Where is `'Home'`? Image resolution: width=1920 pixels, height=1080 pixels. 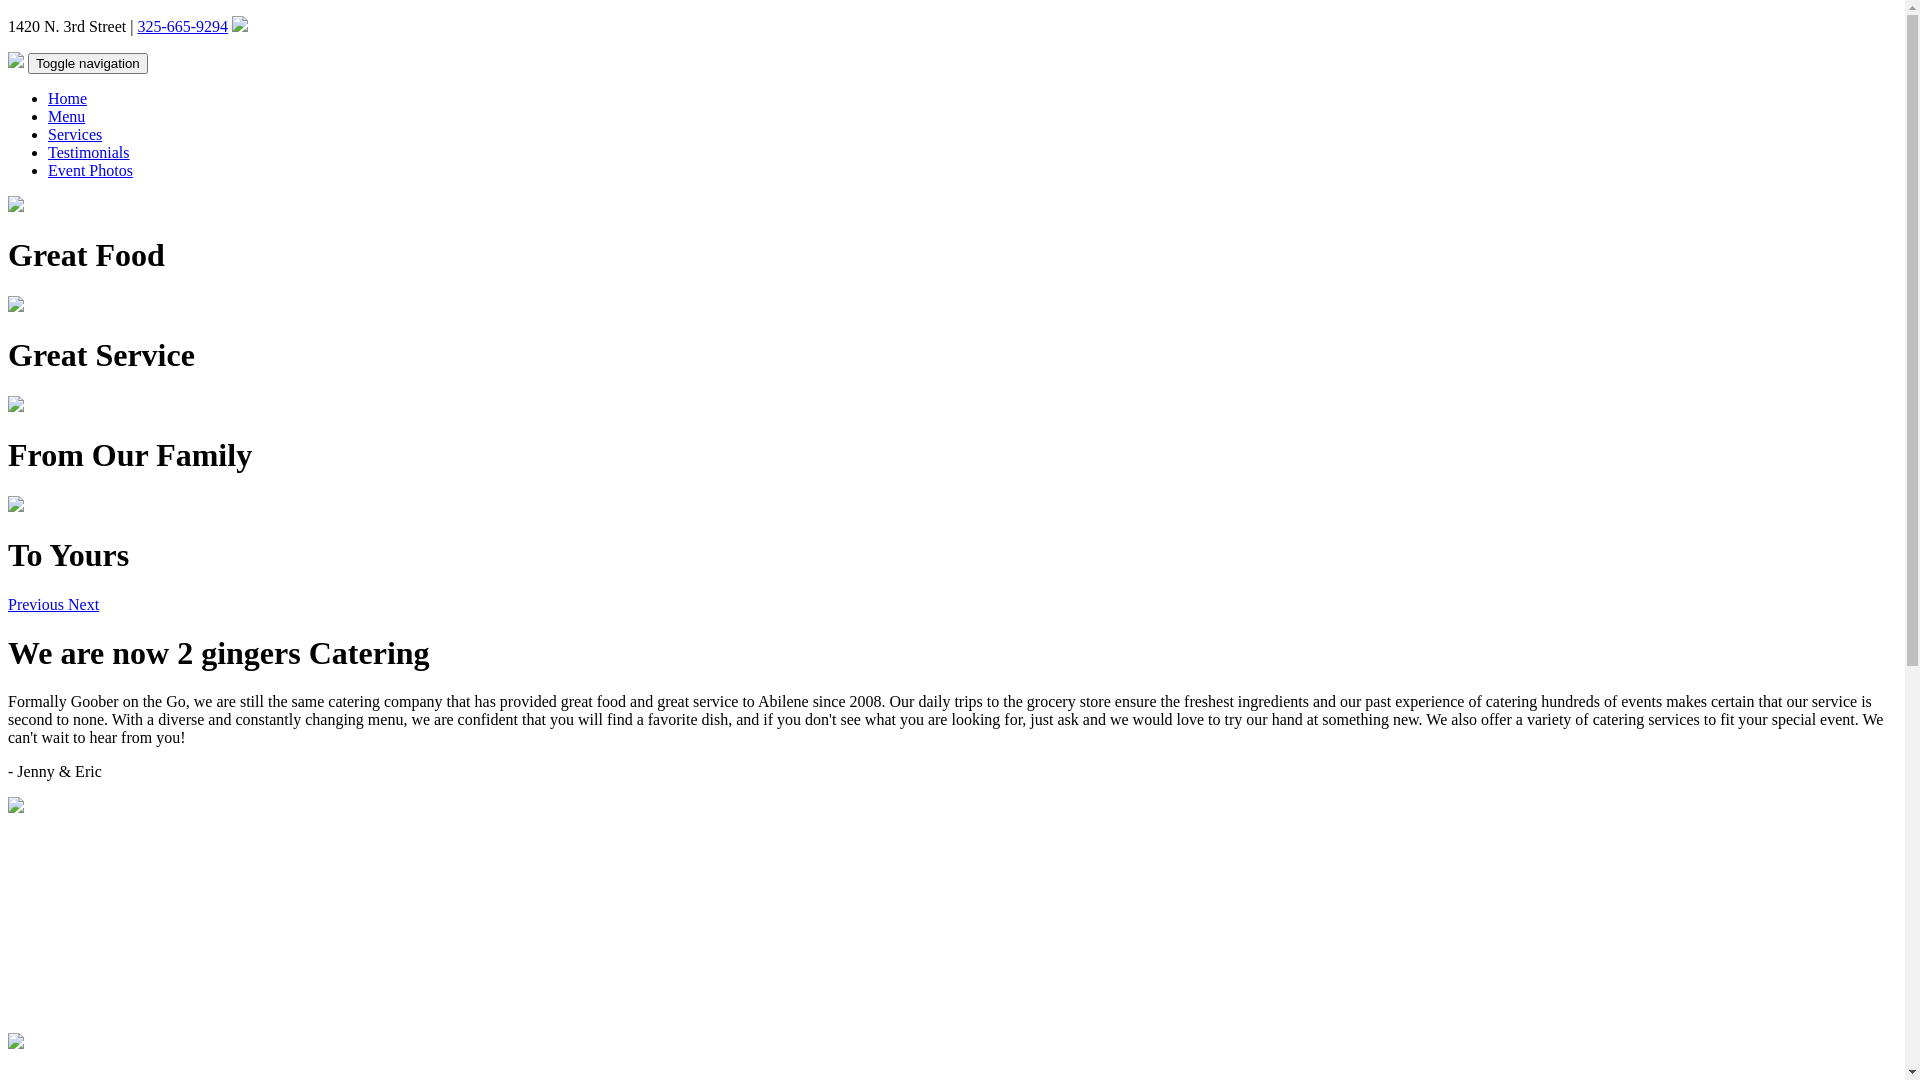
'Home' is located at coordinates (48, 98).